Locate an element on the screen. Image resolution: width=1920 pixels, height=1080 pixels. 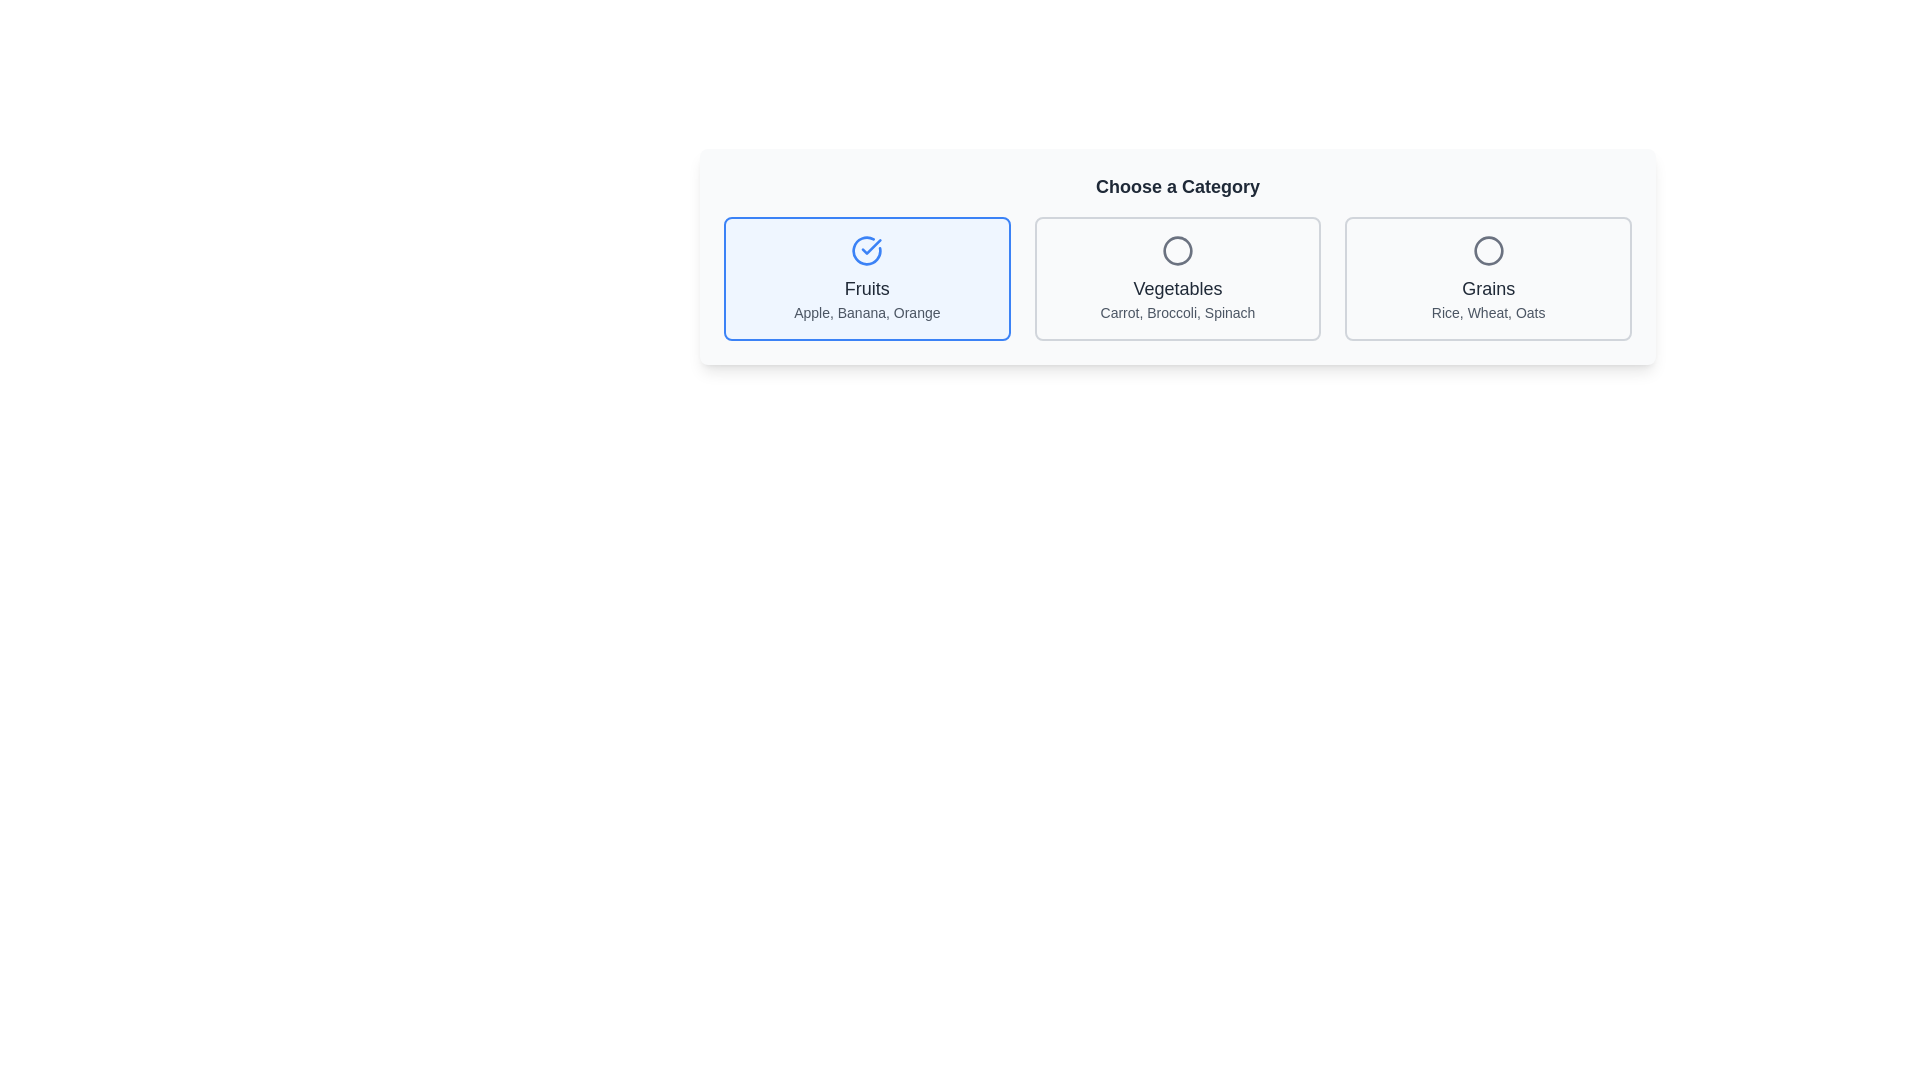
the Circle icon located inside the 'Vegetables' button of the category selection group, which has a diameter of 20 units and a stroke color is located at coordinates (1177, 249).